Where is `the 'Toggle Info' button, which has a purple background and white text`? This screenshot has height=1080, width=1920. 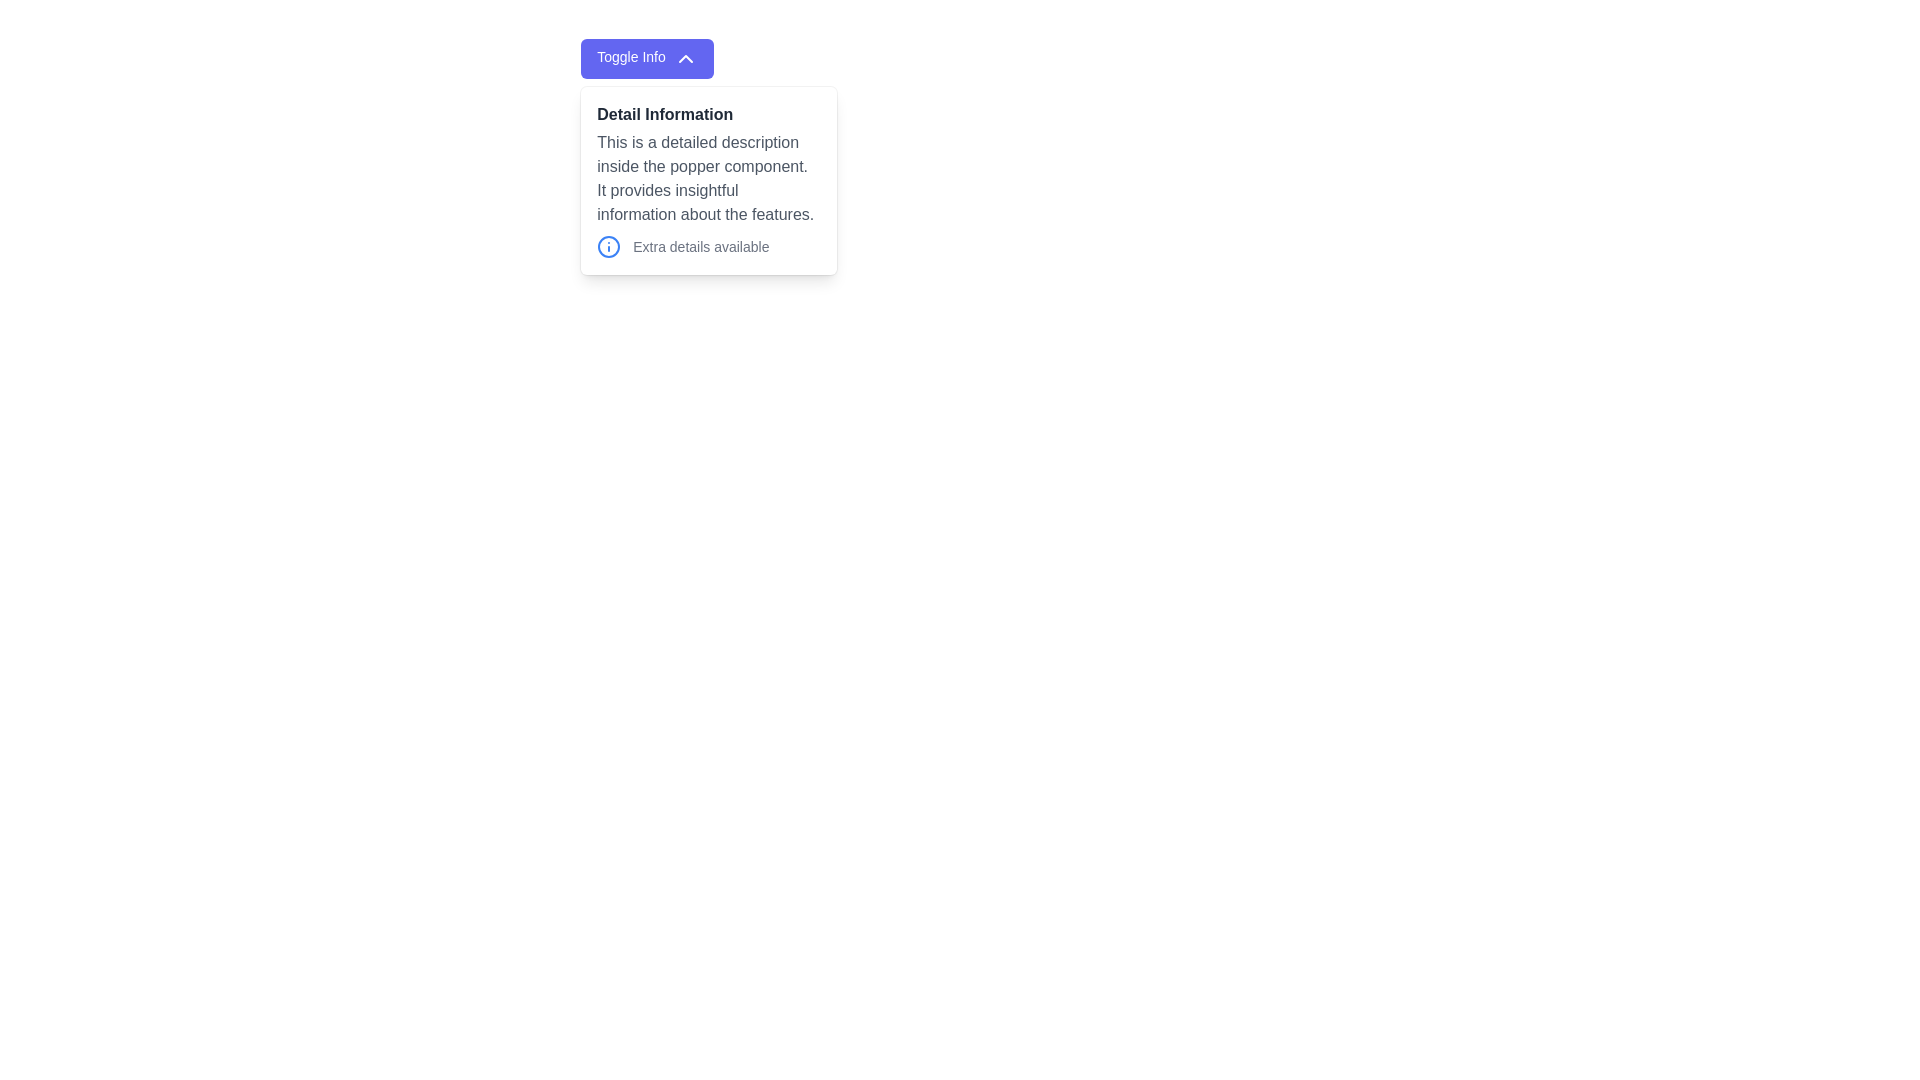 the 'Toggle Info' button, which has a purple background and white text is located at coordinates (647, 57).